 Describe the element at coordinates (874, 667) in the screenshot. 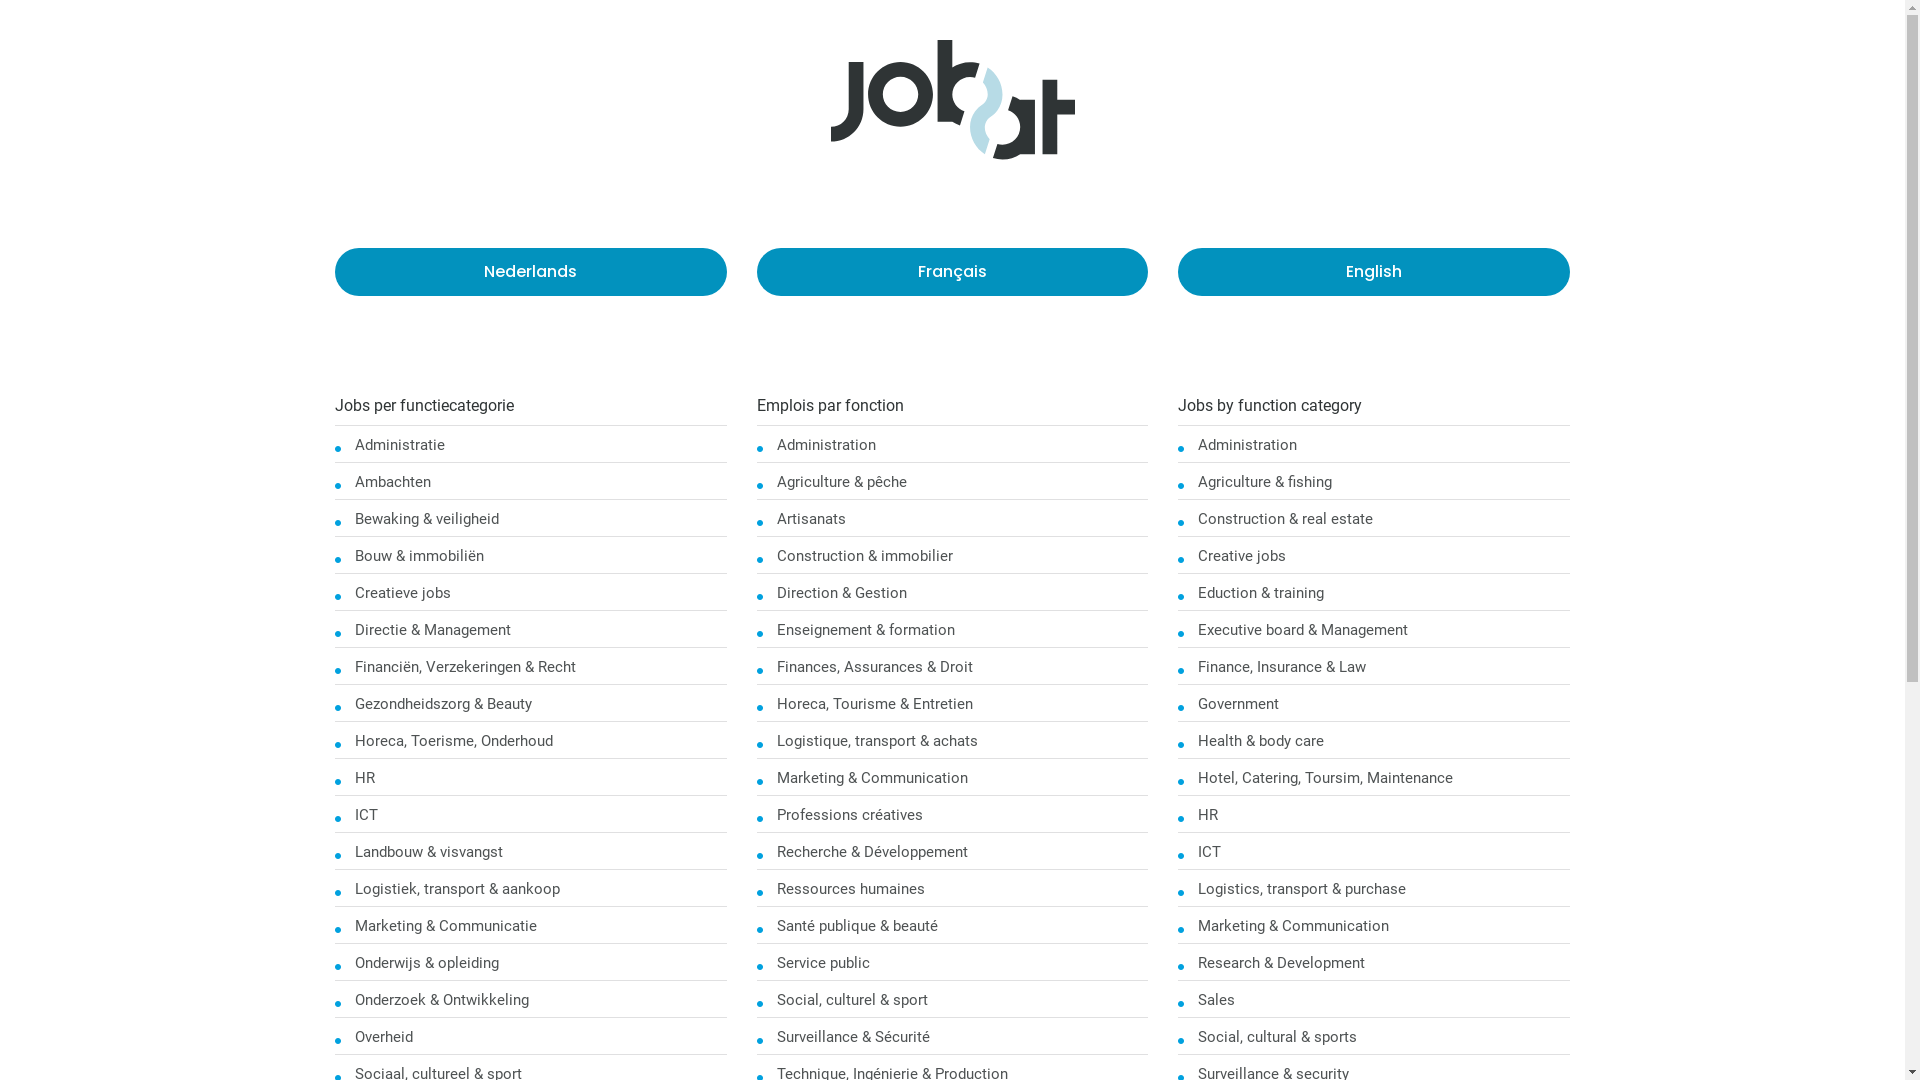

I see `'Finances, Assurances & Droit'` at that location.